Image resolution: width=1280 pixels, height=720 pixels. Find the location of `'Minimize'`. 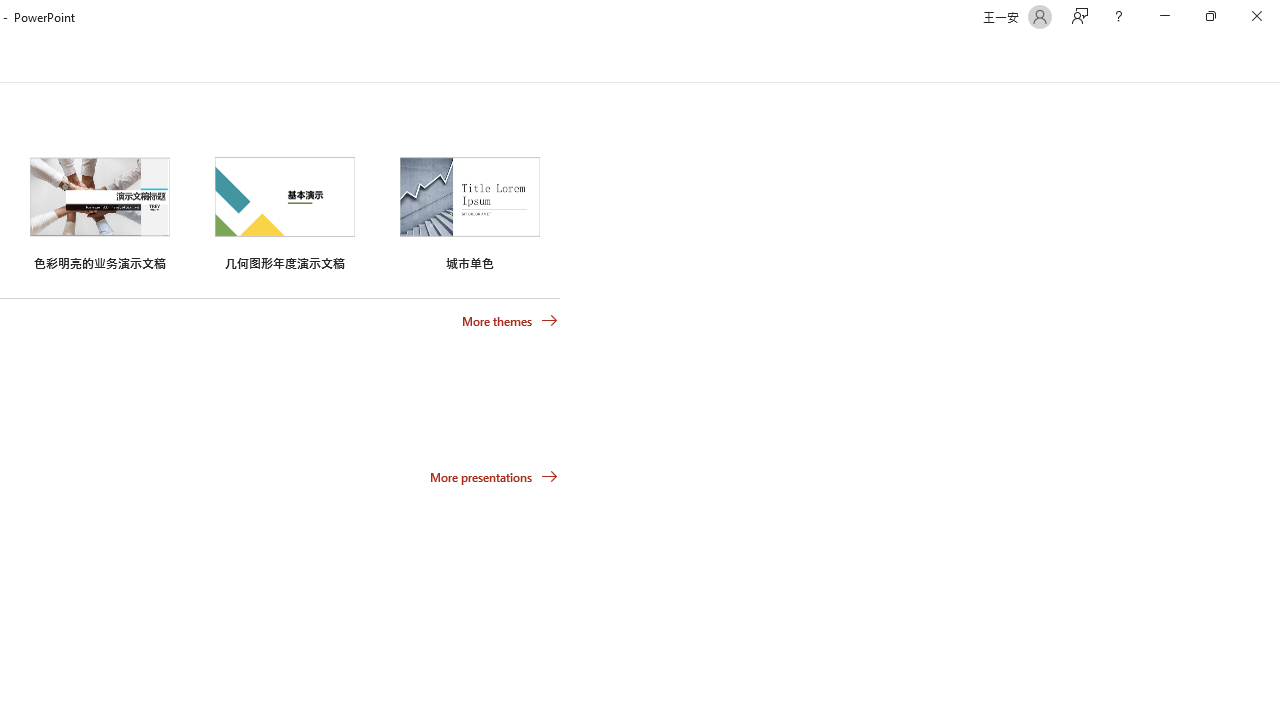

'Minimize' is located at coordinates (1164, 16).